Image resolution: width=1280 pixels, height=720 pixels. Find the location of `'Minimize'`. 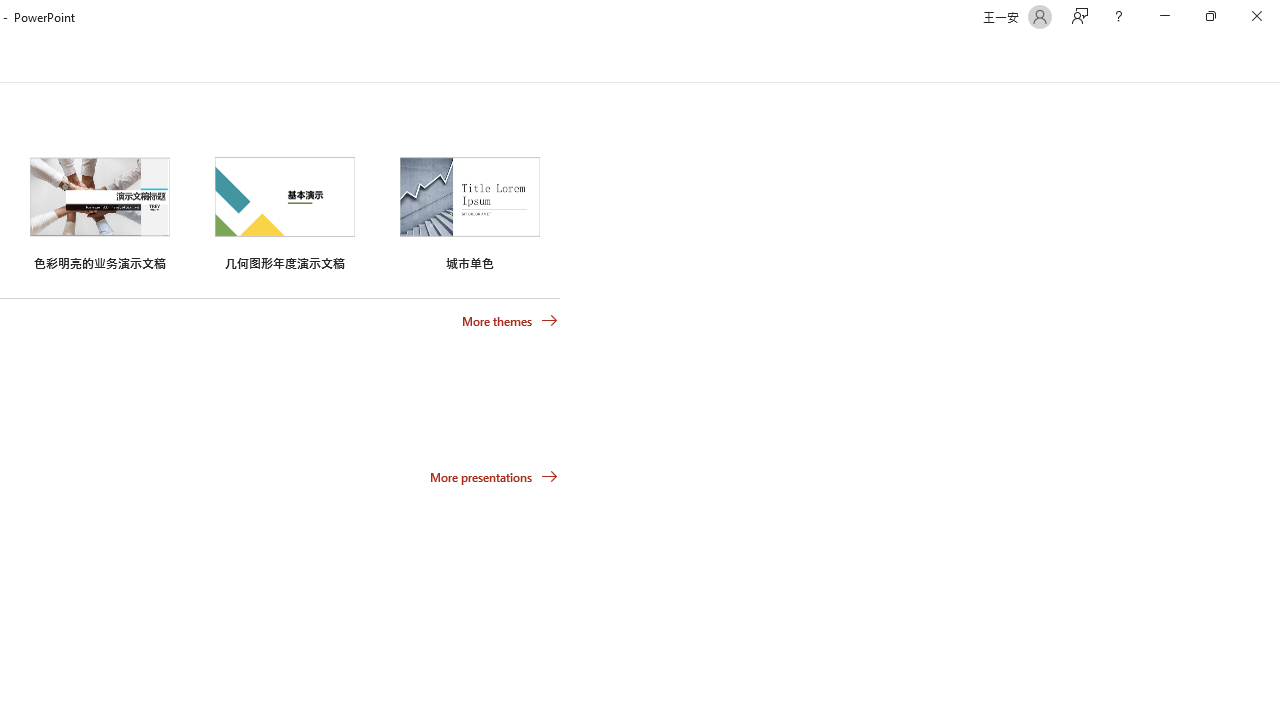

'Minimize' is located at coordinates (1164, 16).